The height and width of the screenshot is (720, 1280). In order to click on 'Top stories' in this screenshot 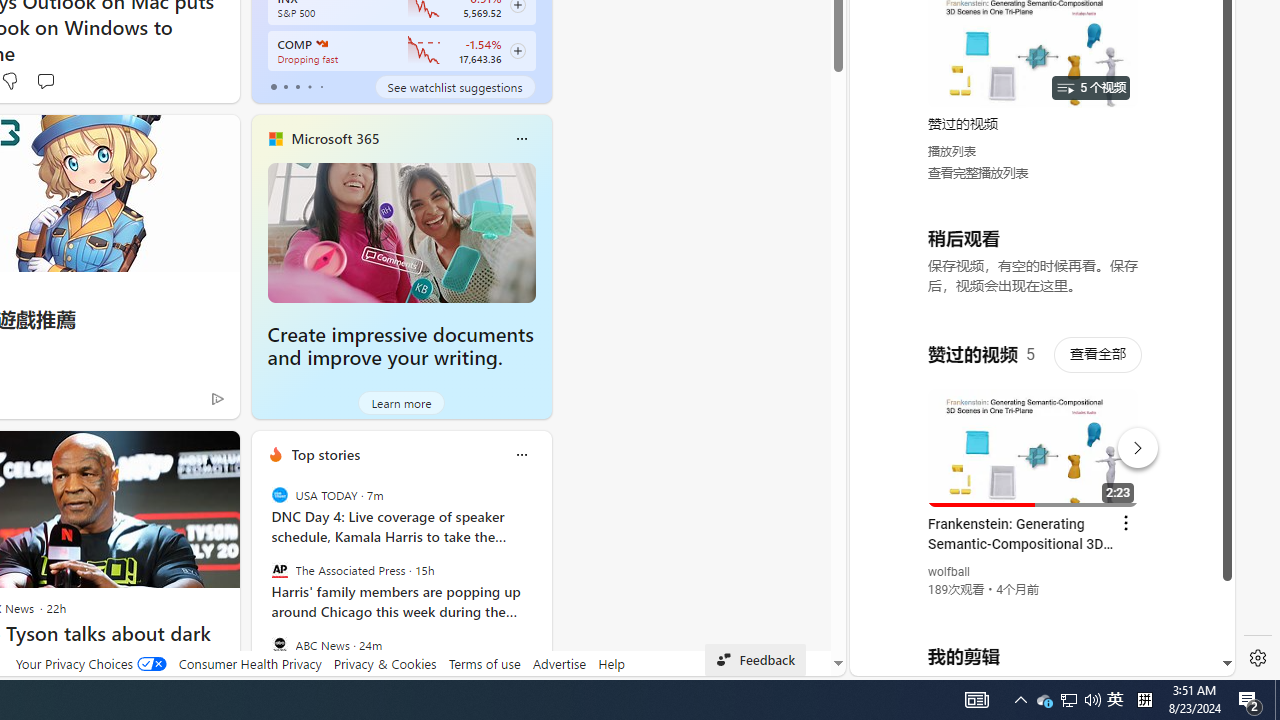, I will do `click(325, 454)`.